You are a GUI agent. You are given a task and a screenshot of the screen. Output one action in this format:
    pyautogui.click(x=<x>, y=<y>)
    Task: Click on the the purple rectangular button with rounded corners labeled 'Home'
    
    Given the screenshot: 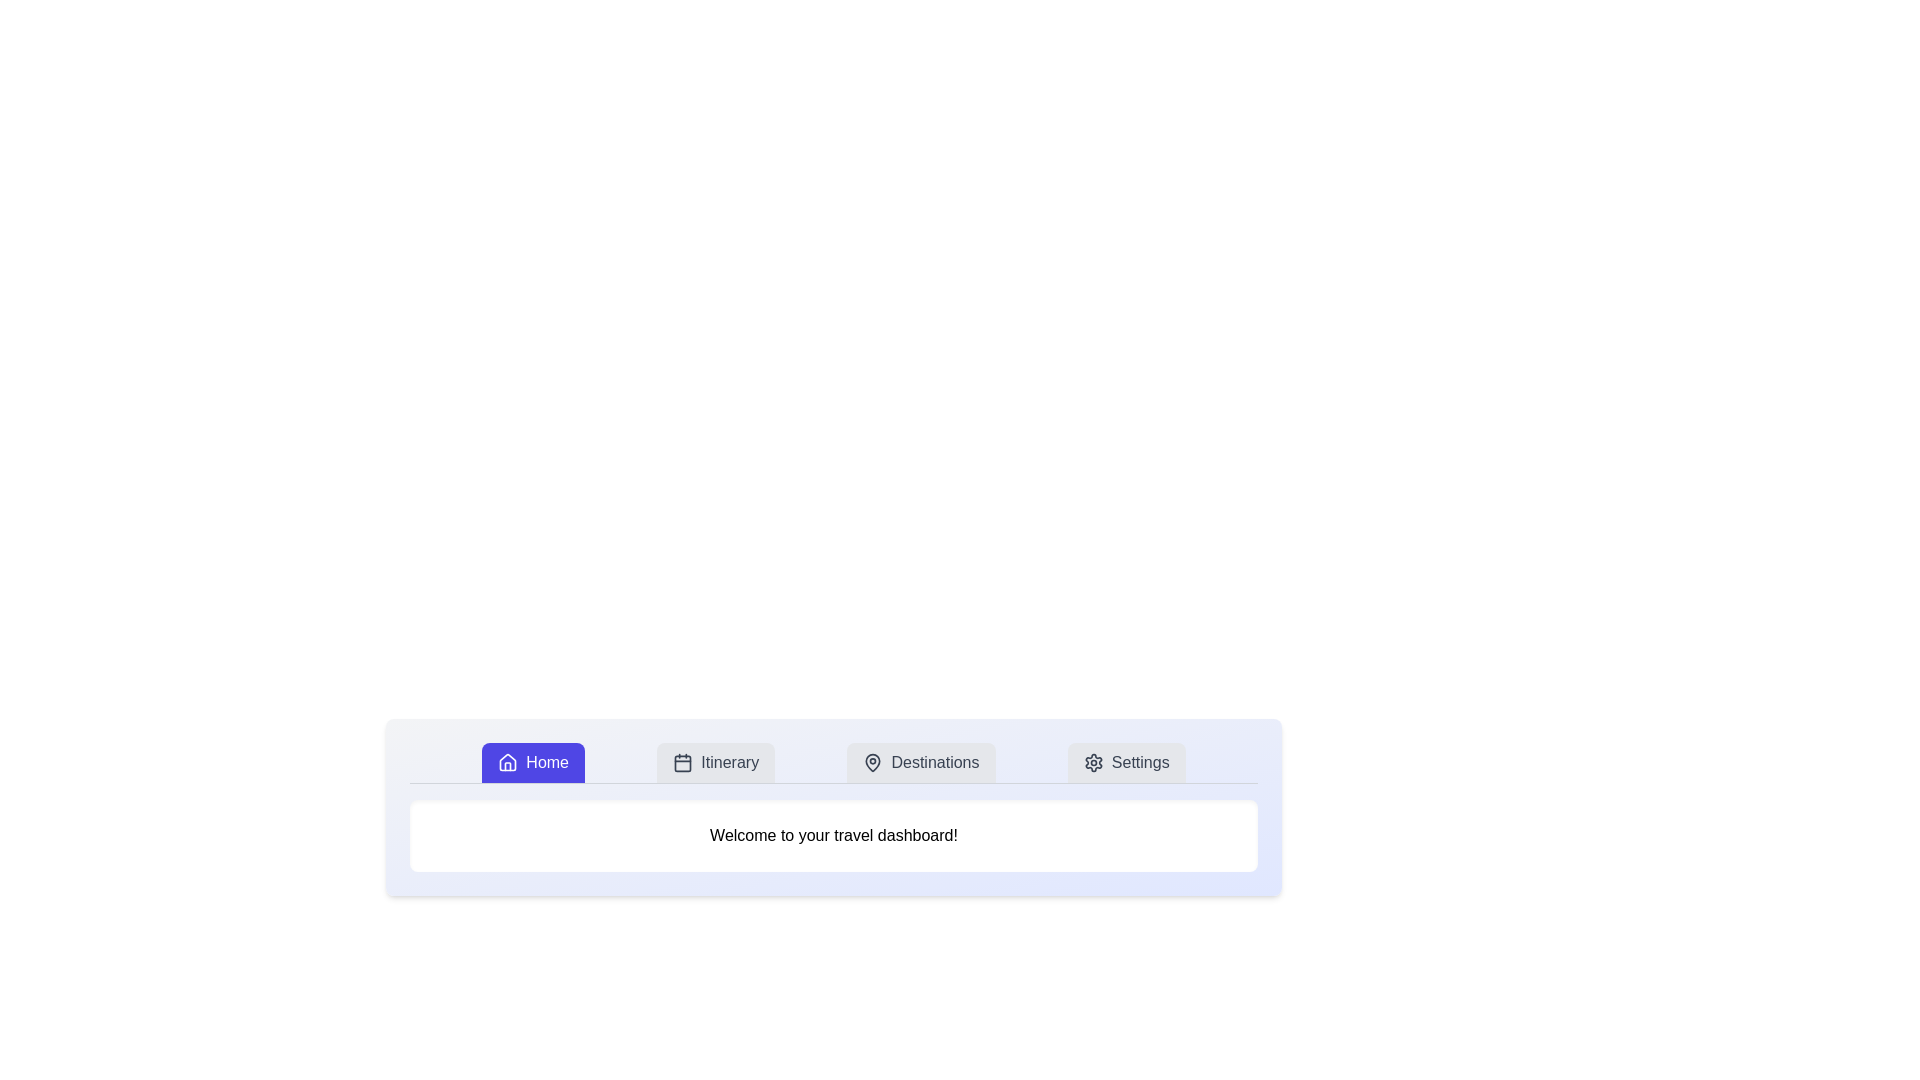 What is the action you would take?
    pyautogui.click(x=533, y=763)
    